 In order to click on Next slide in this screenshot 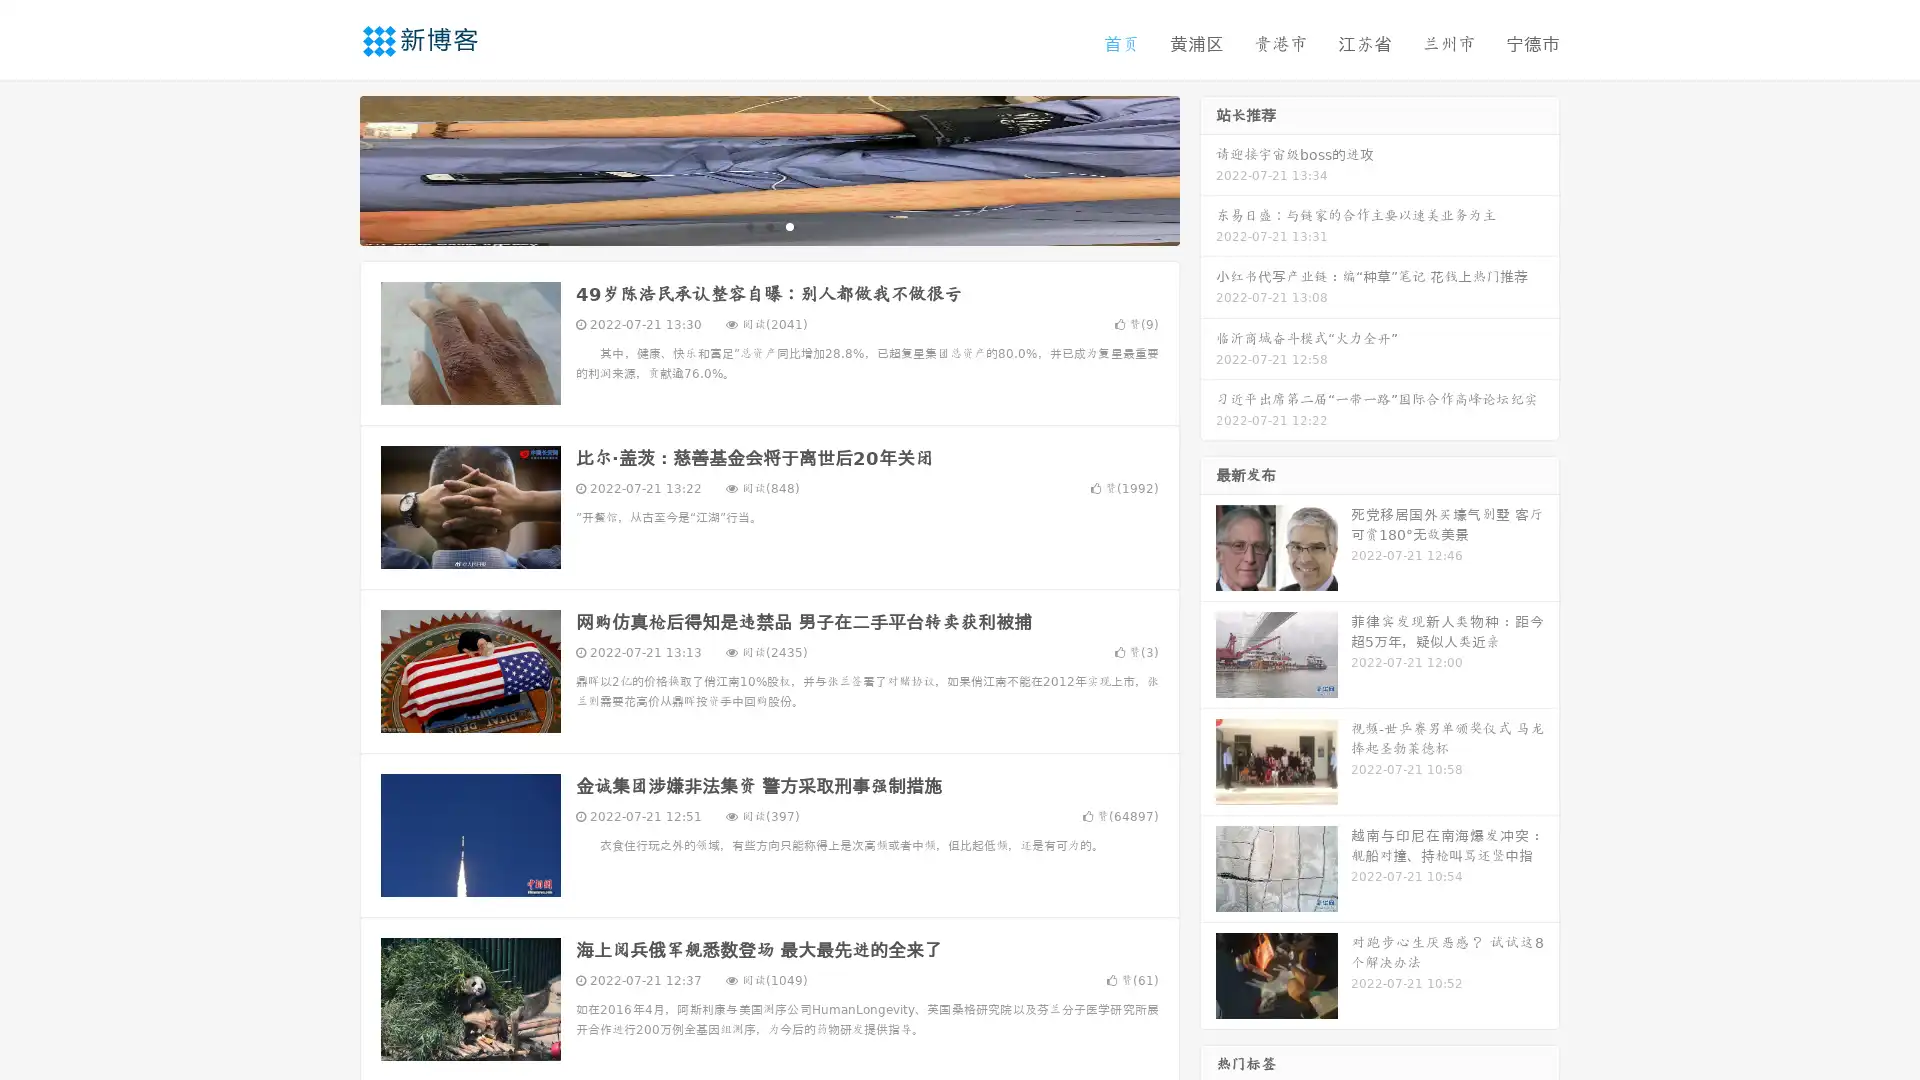, I will do `click(1208, 168)`.